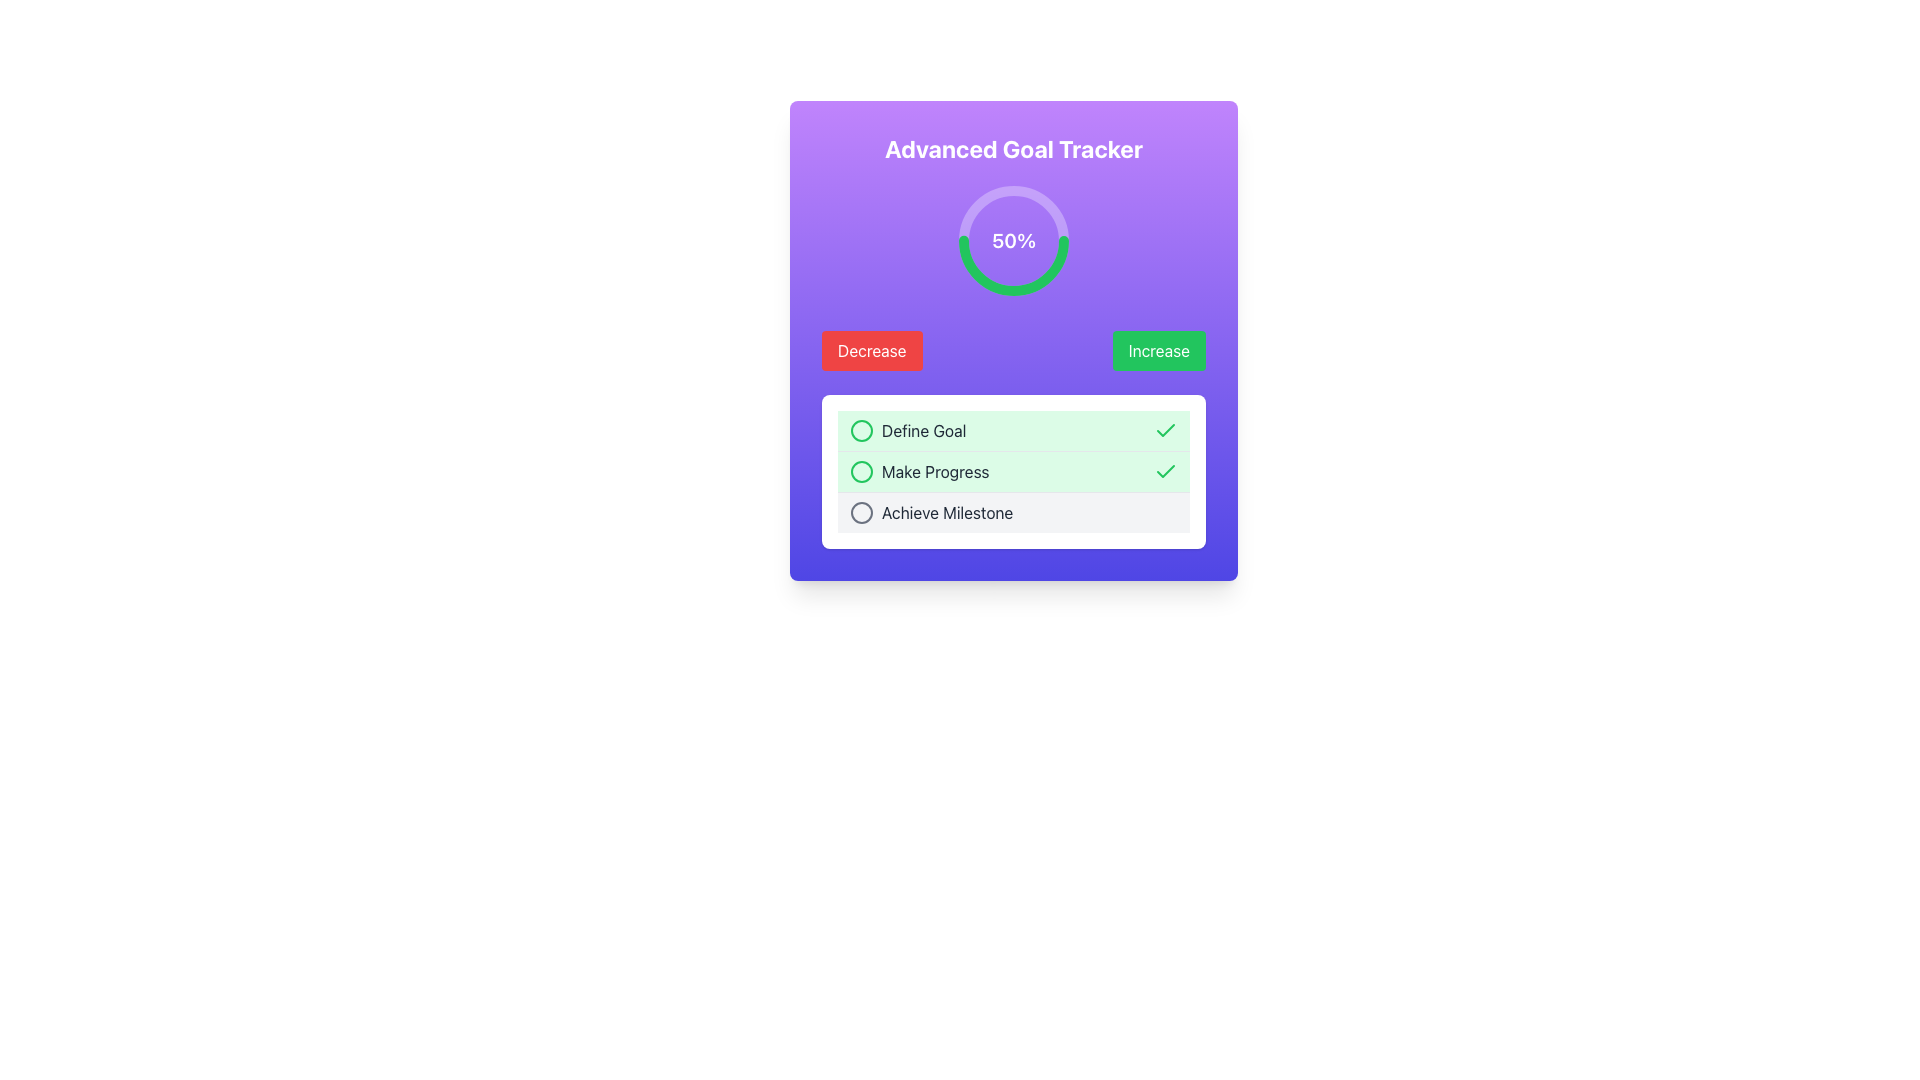  Describe the element at coordinates (862, 471) in the screenshot. I see `the circular green outlined icon in the second row of the progress tracker section, located to the left of the text 'Make Progress'` at that location.